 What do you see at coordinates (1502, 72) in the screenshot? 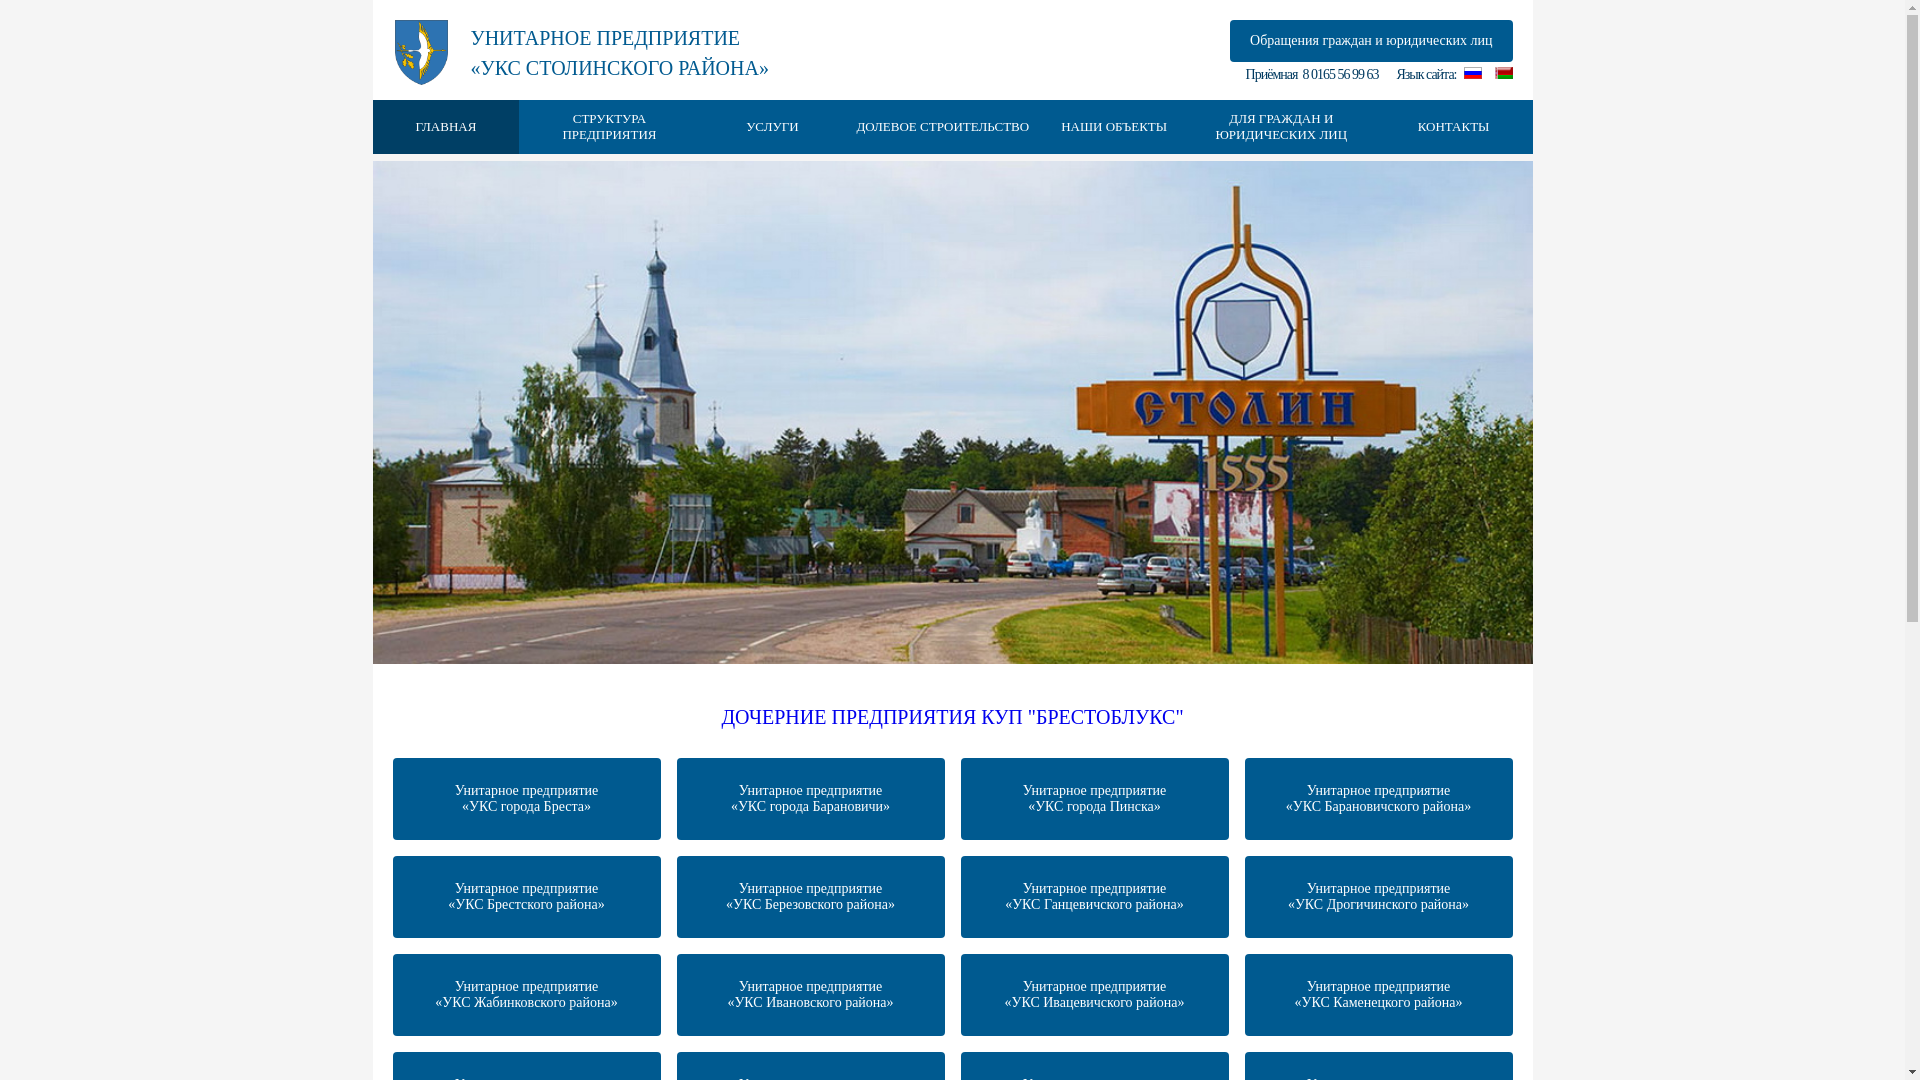
I see `'Belarusian (be-BY)'` at bounding box center [1502, 72].